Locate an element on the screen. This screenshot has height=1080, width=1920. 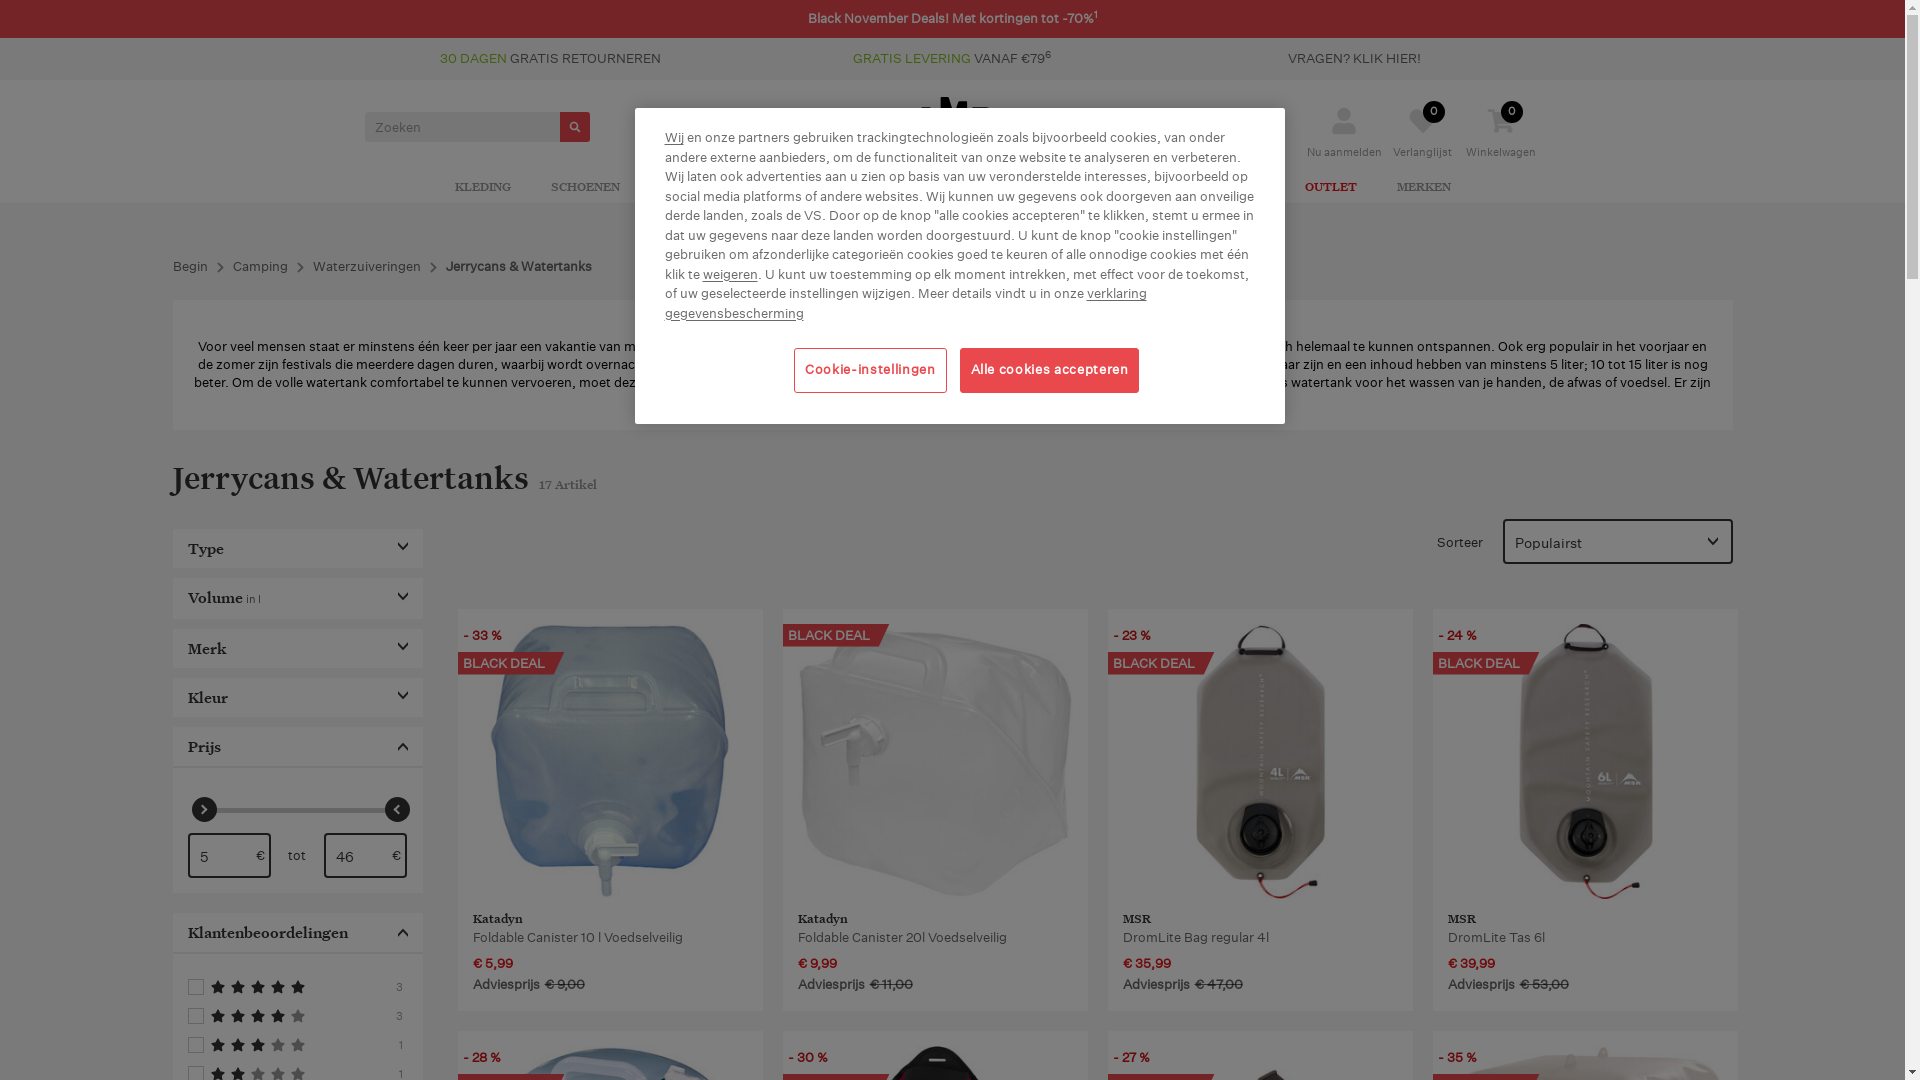
'KINDEREN' is located at coordinates (1231, 188).